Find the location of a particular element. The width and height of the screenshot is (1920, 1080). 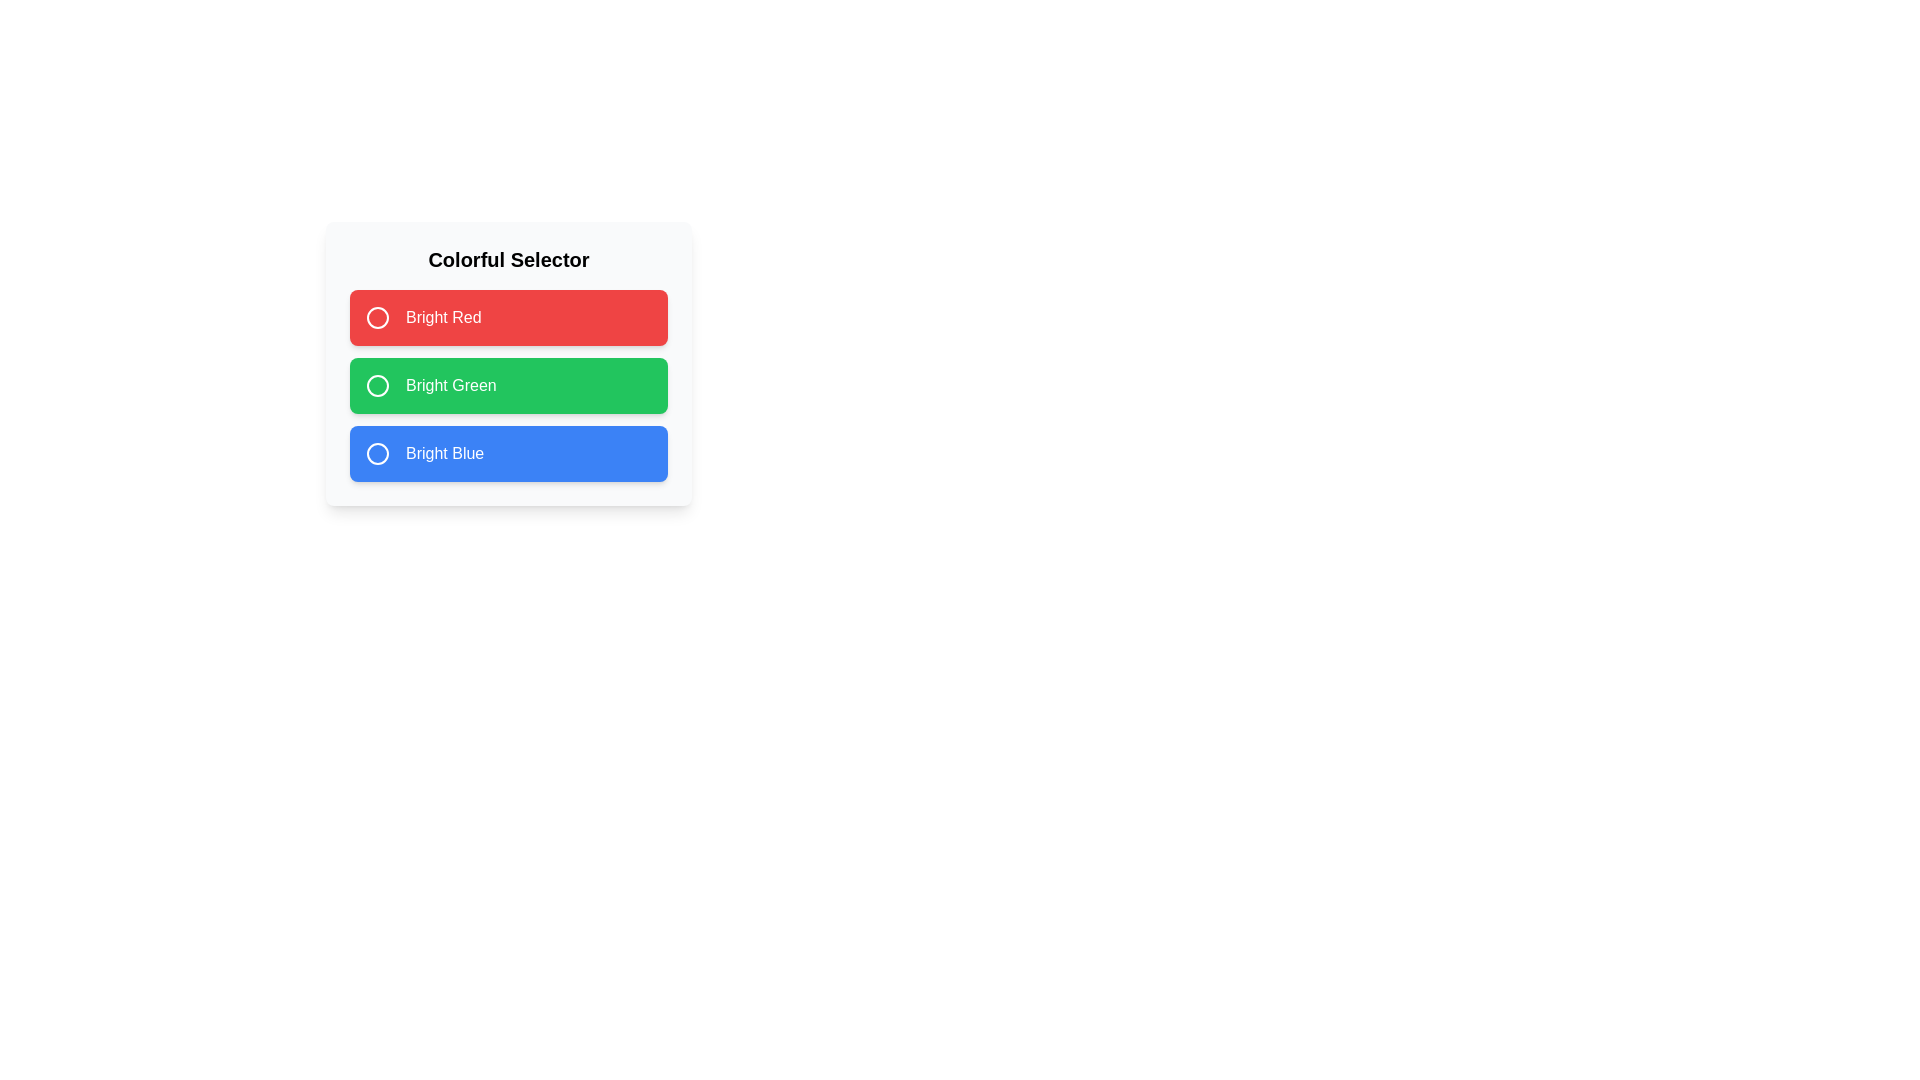

the white circular radio button with a red background located to the left of the text 'Bright Red' in the topmost row of three options is located at coordinates (378, 316).